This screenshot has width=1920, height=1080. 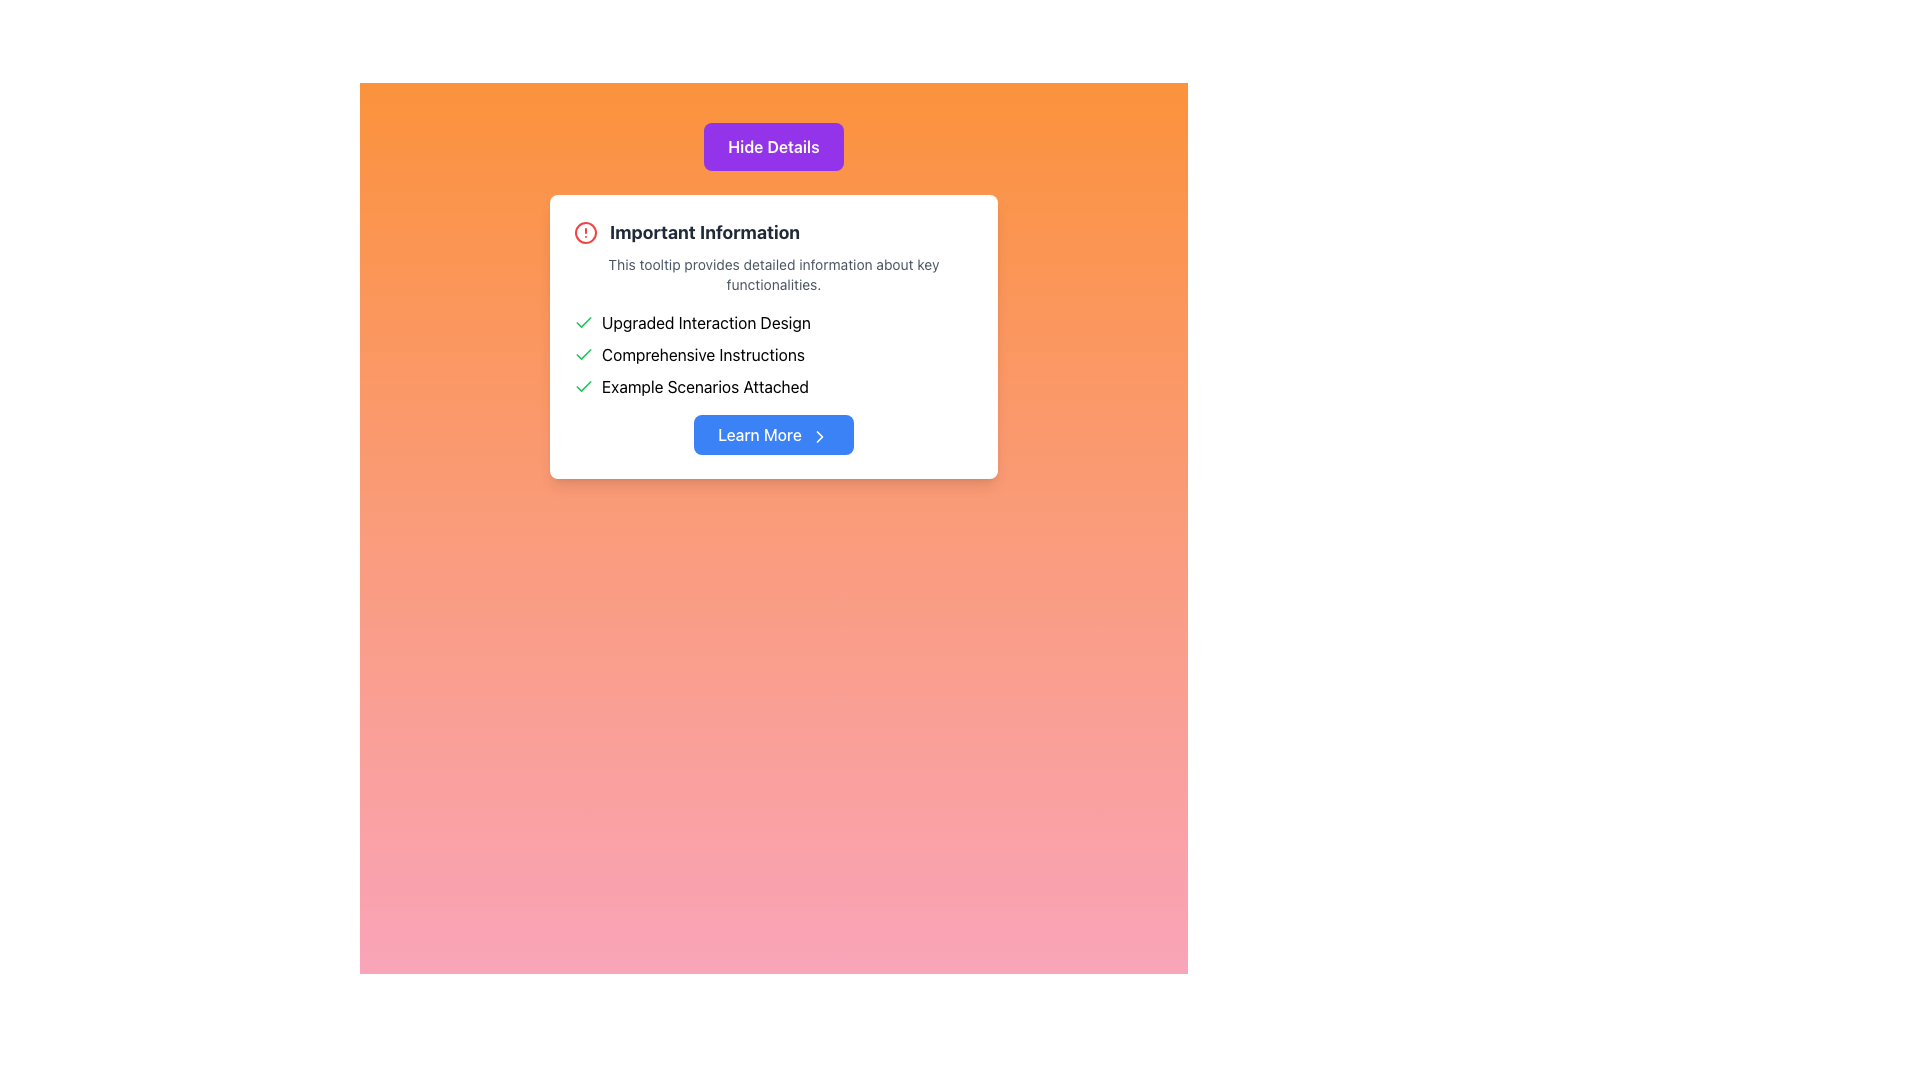 What do you see at coordinates (819, 435) in the screenshot?
I see `the navigational icon located to the right of the 'Learn More' blue button in the footer of the modal overlay` at bounding box center [819, 435].